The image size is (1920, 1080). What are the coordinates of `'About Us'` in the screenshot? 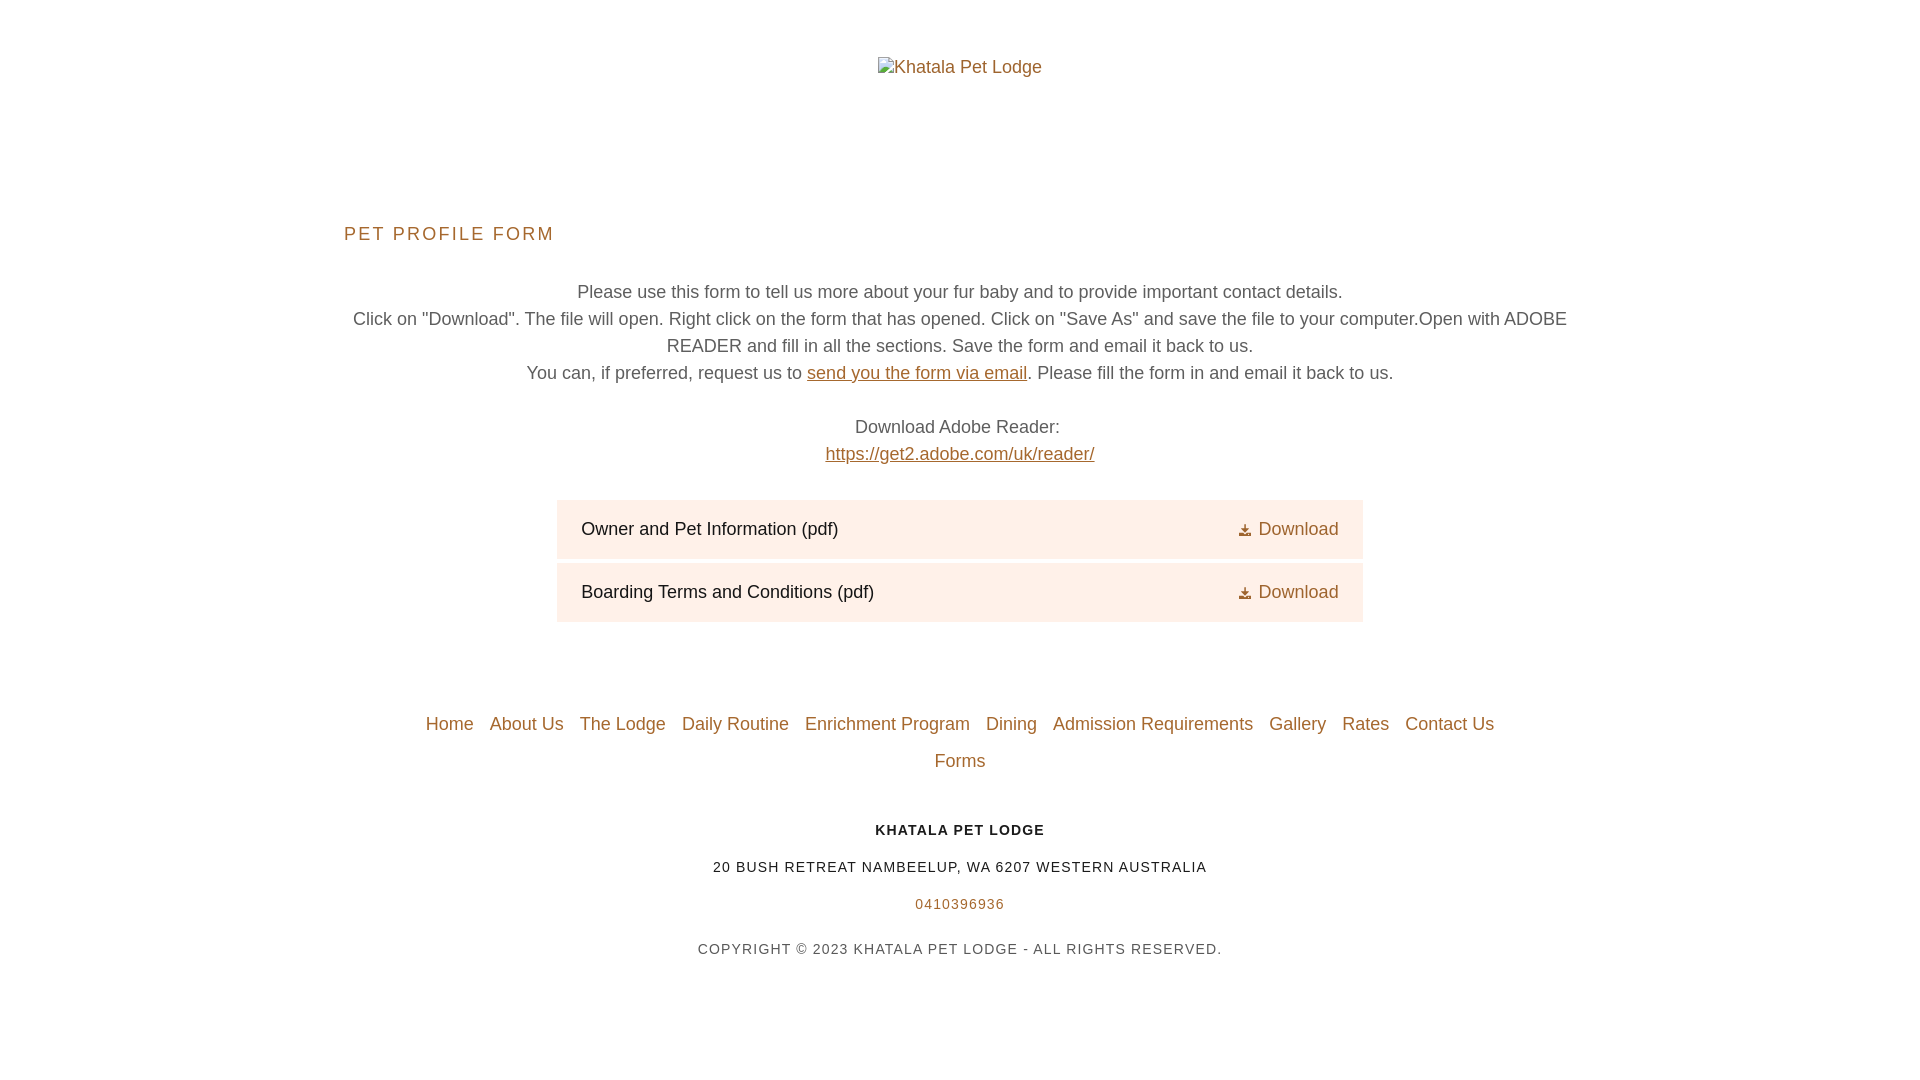 It's located at (481, 724).